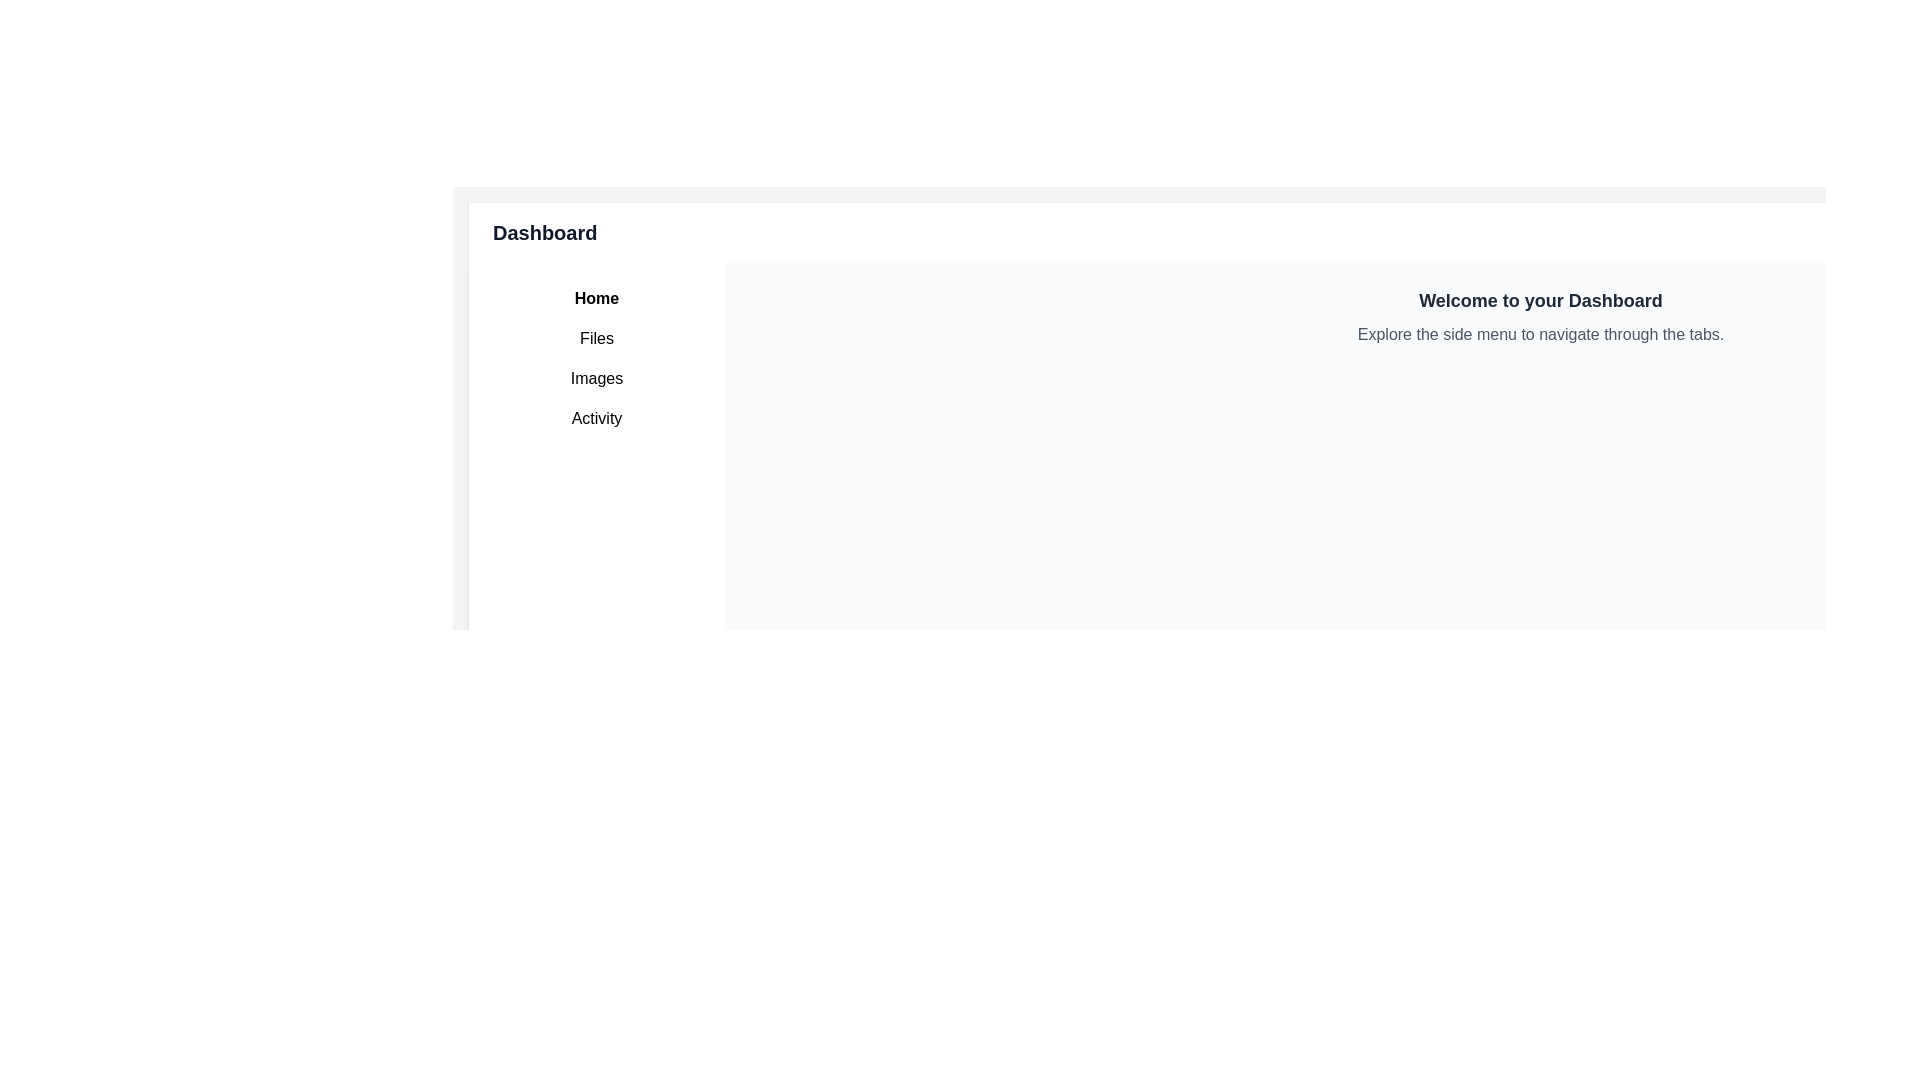 The height and width of the screenshot is (1080, 1920). Describe the element at coordinates (595, 378) in the screenshot. I see `the text label displaying 'Images'` at that location.